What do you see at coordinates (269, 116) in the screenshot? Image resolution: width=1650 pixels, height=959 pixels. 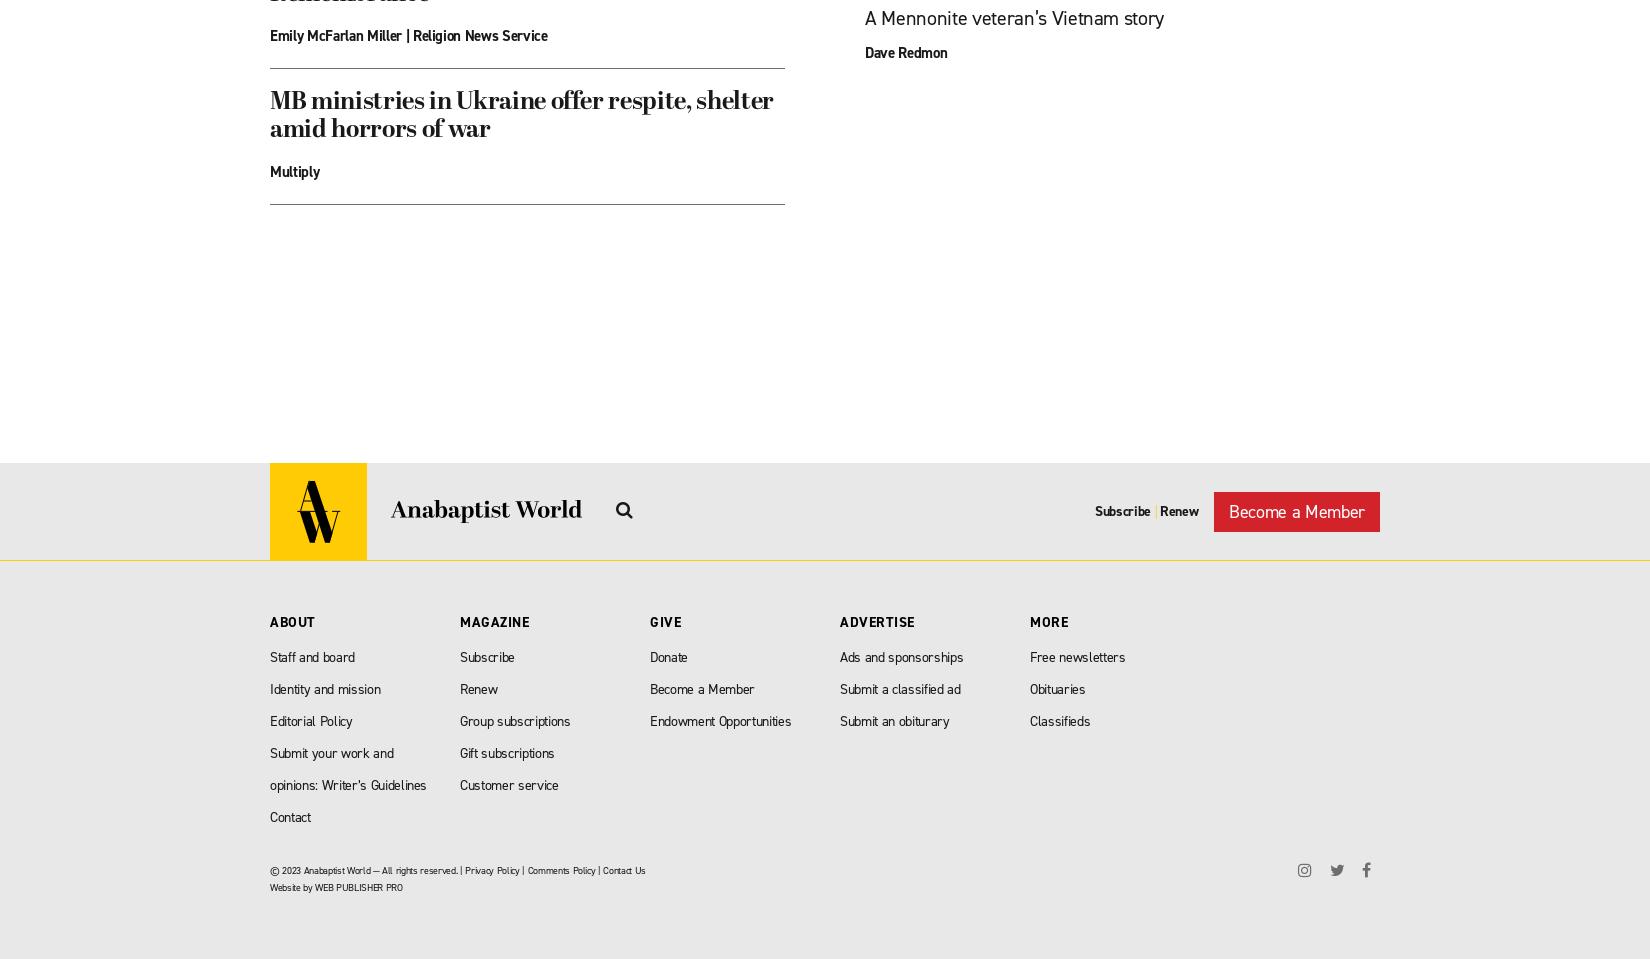 I see `'MB ministries in Ukraine offer respite, shelter amid horrors of war'` at bounding box center [269, 116].